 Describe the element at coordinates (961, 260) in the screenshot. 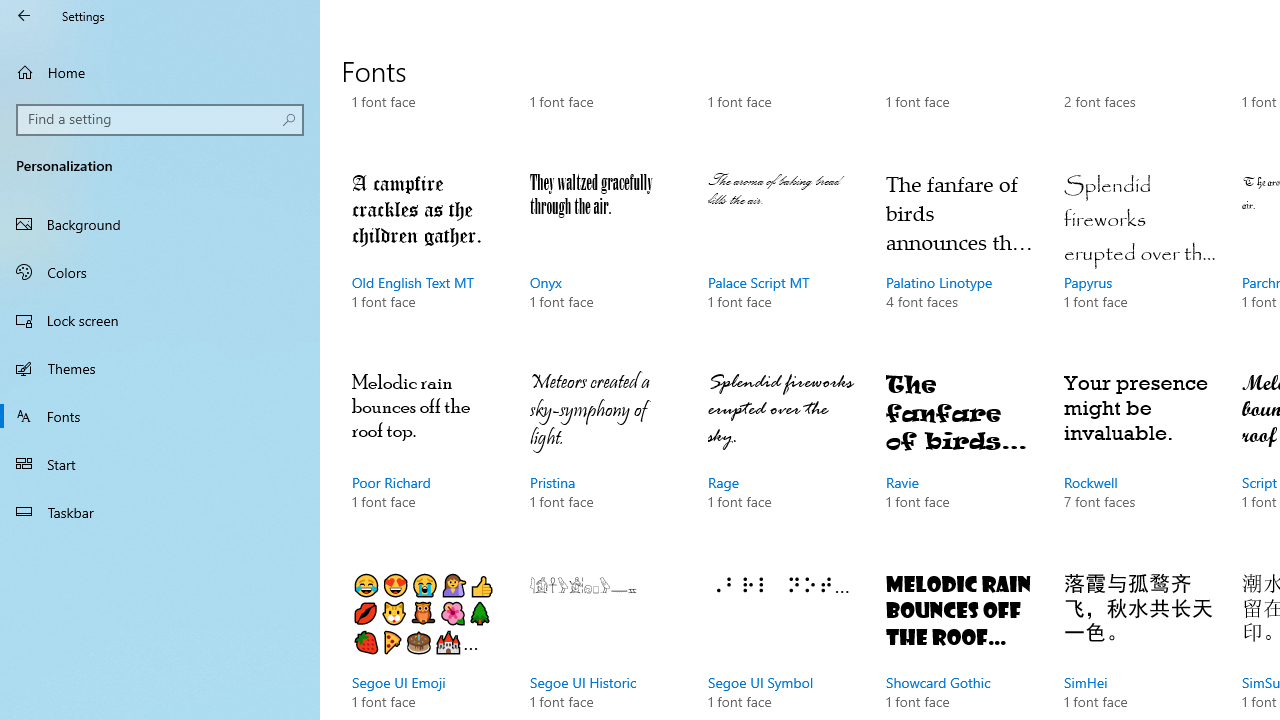

I see `'Palatino Linotype, 4 font faces'` at that location.